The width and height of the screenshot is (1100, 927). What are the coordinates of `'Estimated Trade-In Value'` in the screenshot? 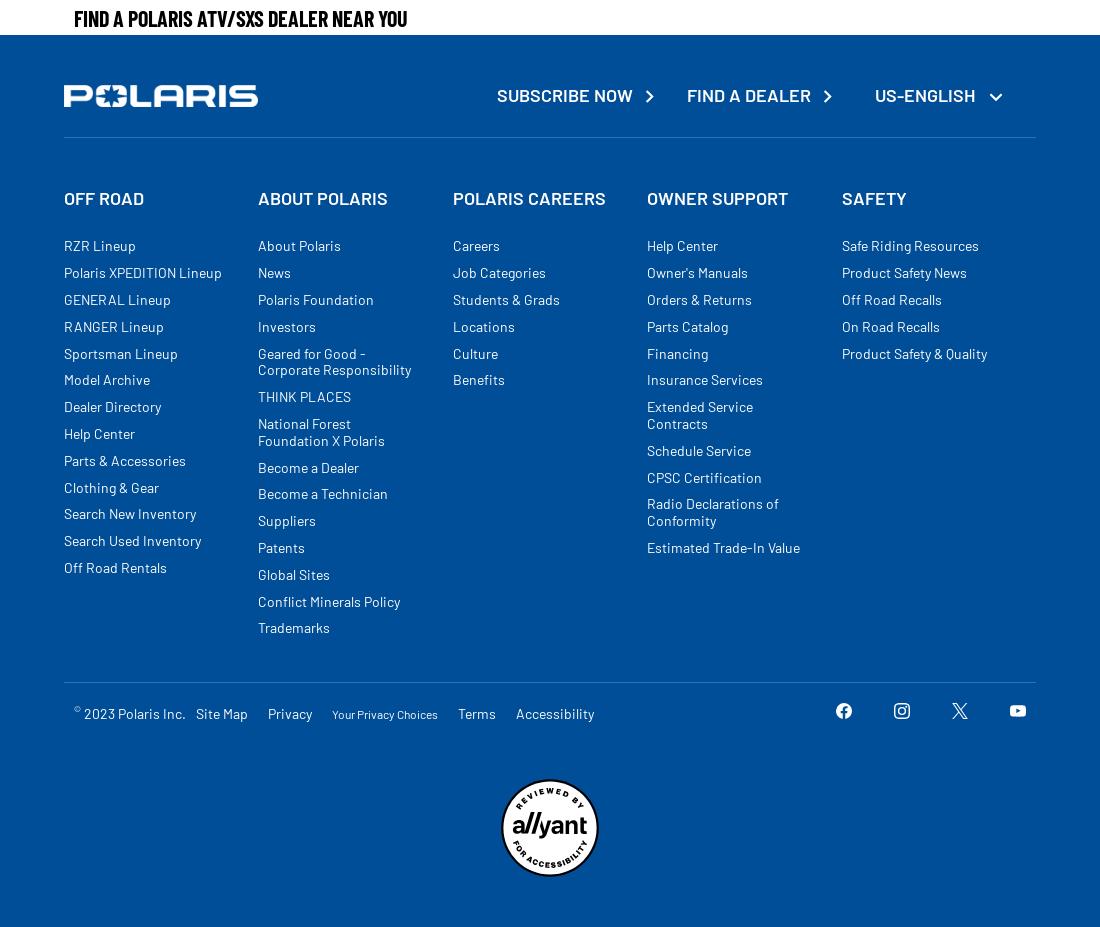 It's located at (722, 546).